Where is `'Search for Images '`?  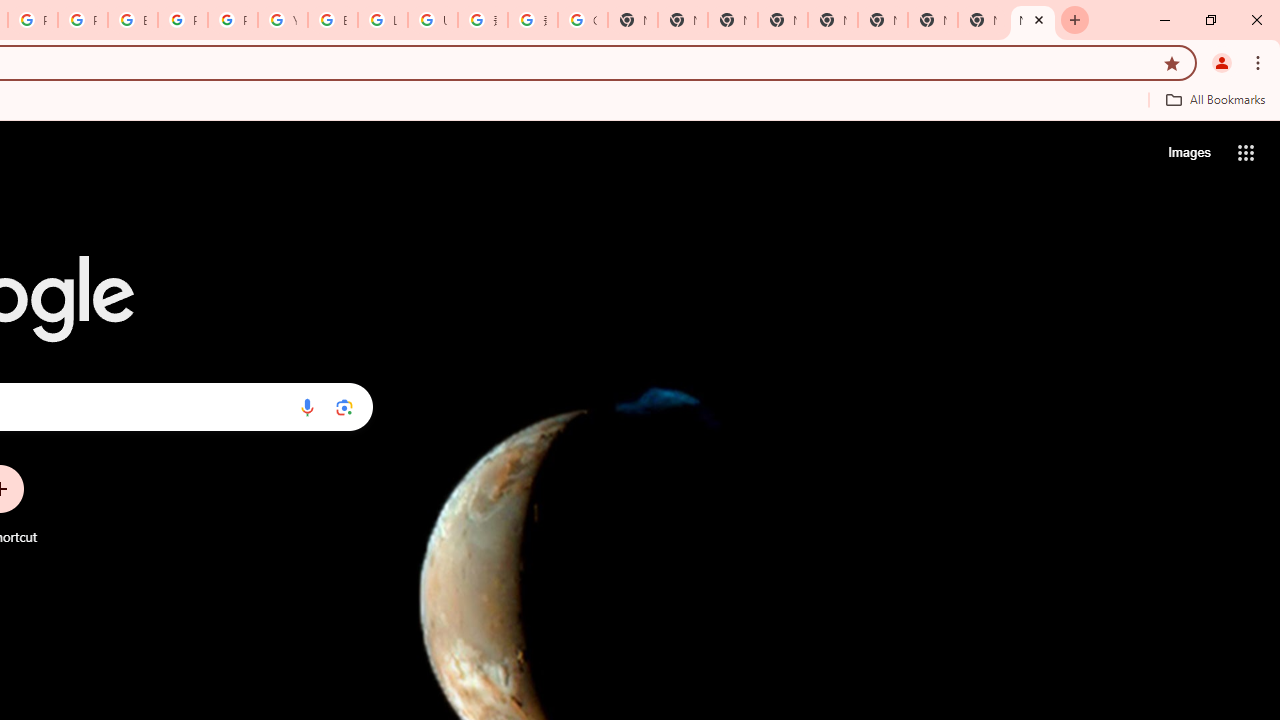
'Search for Images ' is located at coordinates (1189, 152).